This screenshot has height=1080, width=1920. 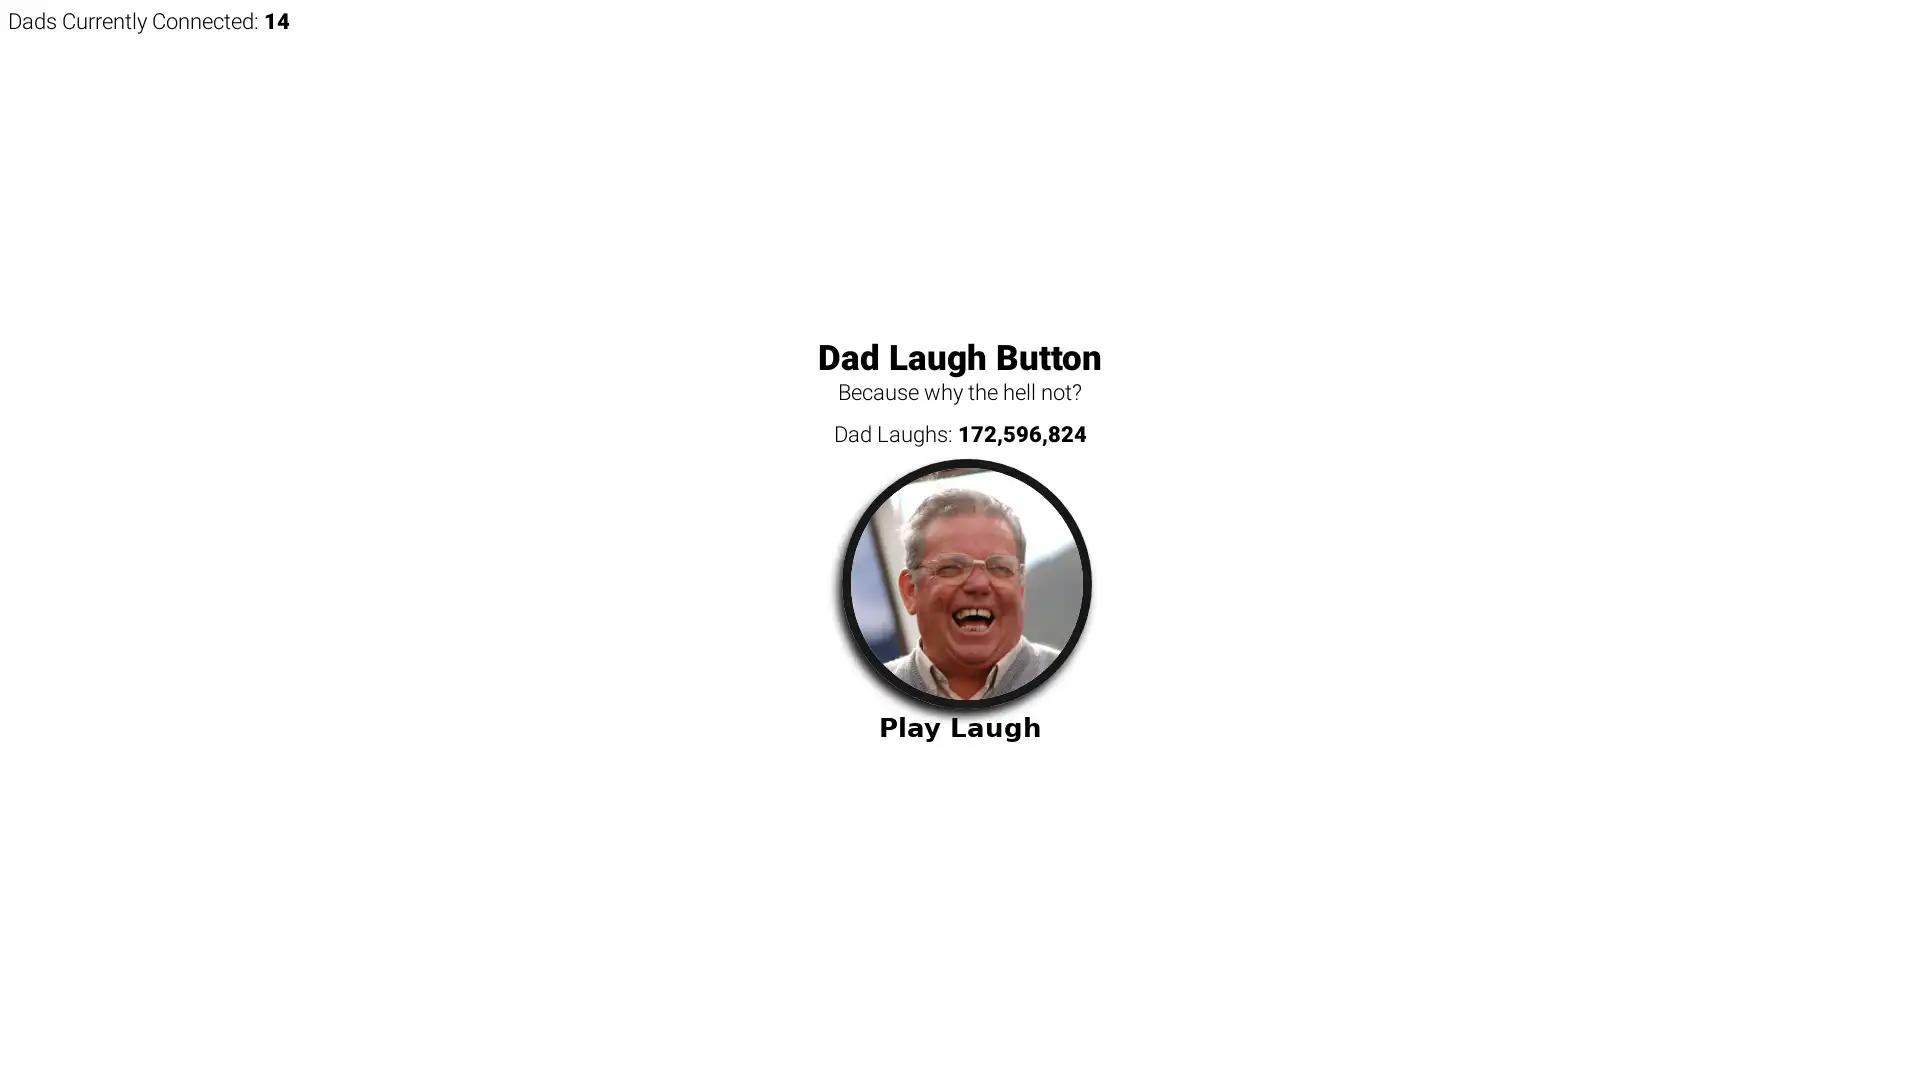 I want to click on Play Laugh, so click(x=960, y=601).